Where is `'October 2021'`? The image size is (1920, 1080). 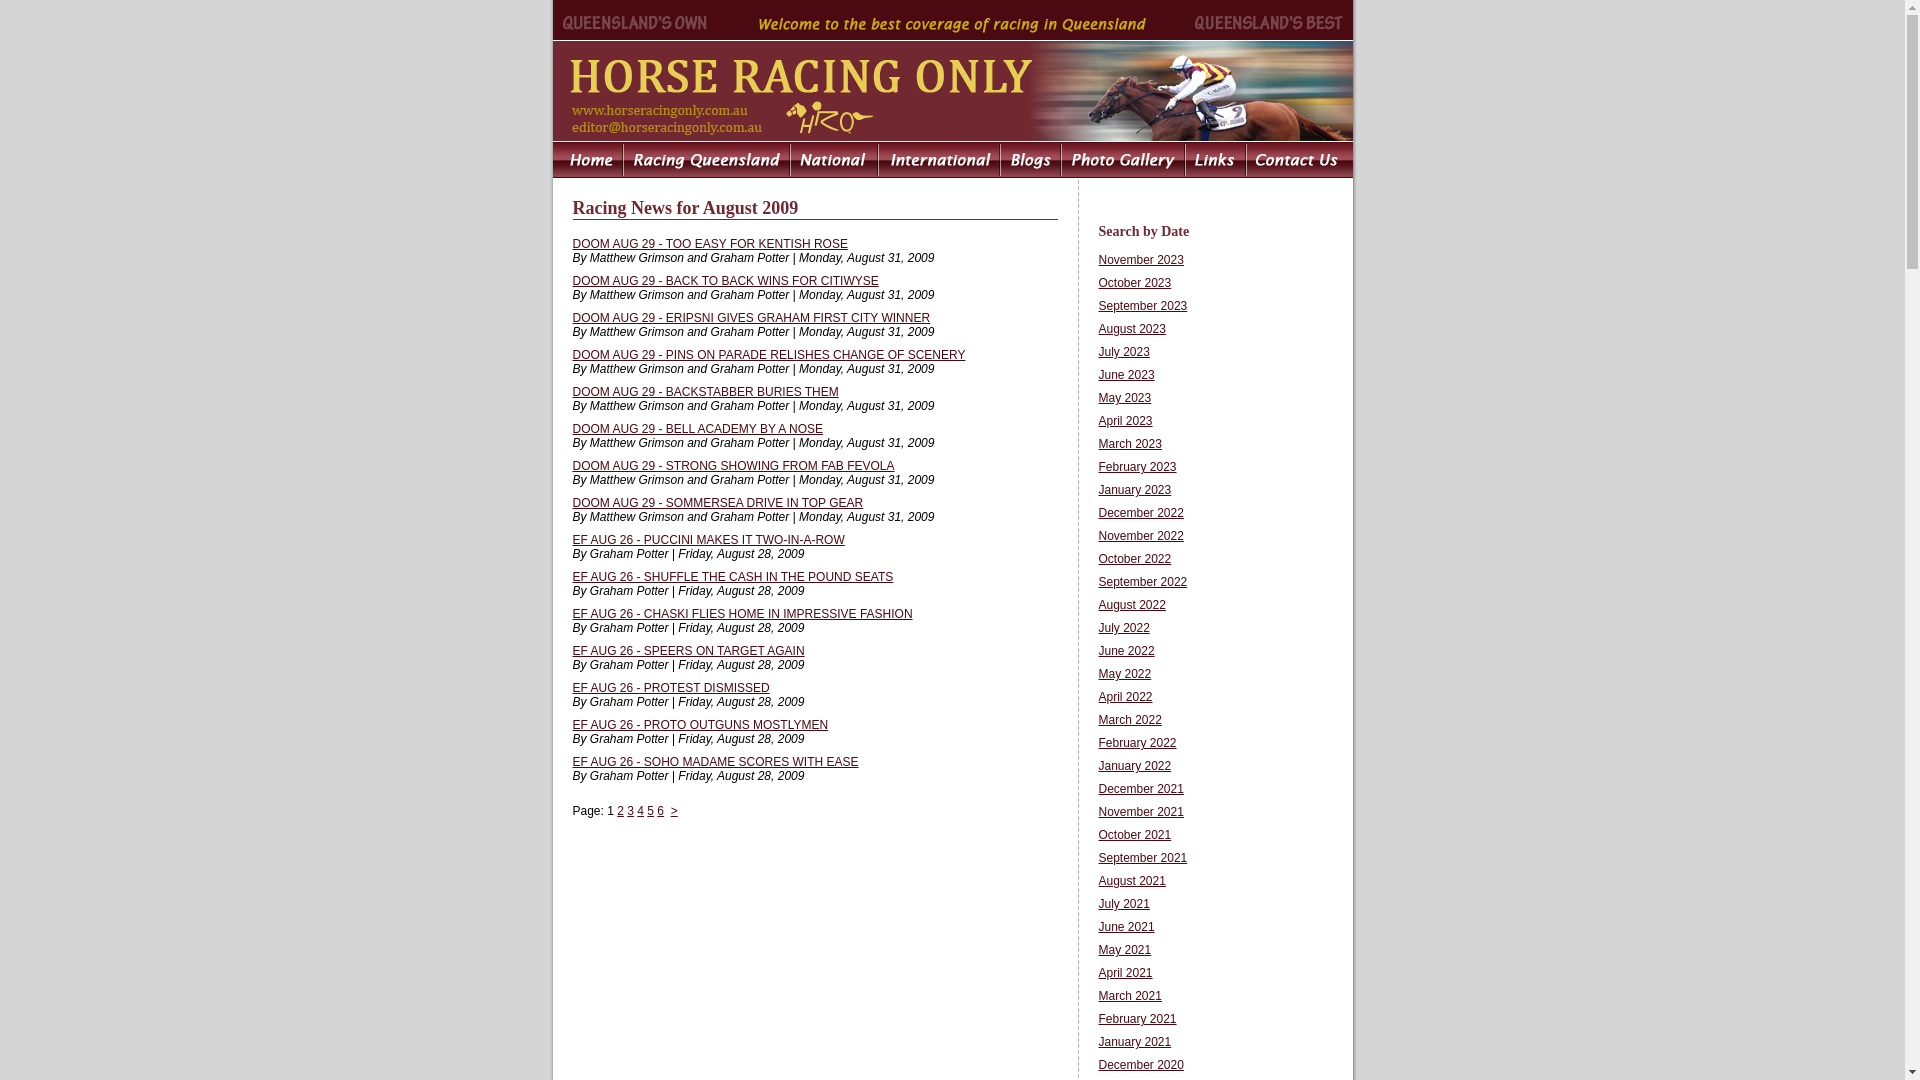 'October 2021' is located at coordinates (1134, 834).